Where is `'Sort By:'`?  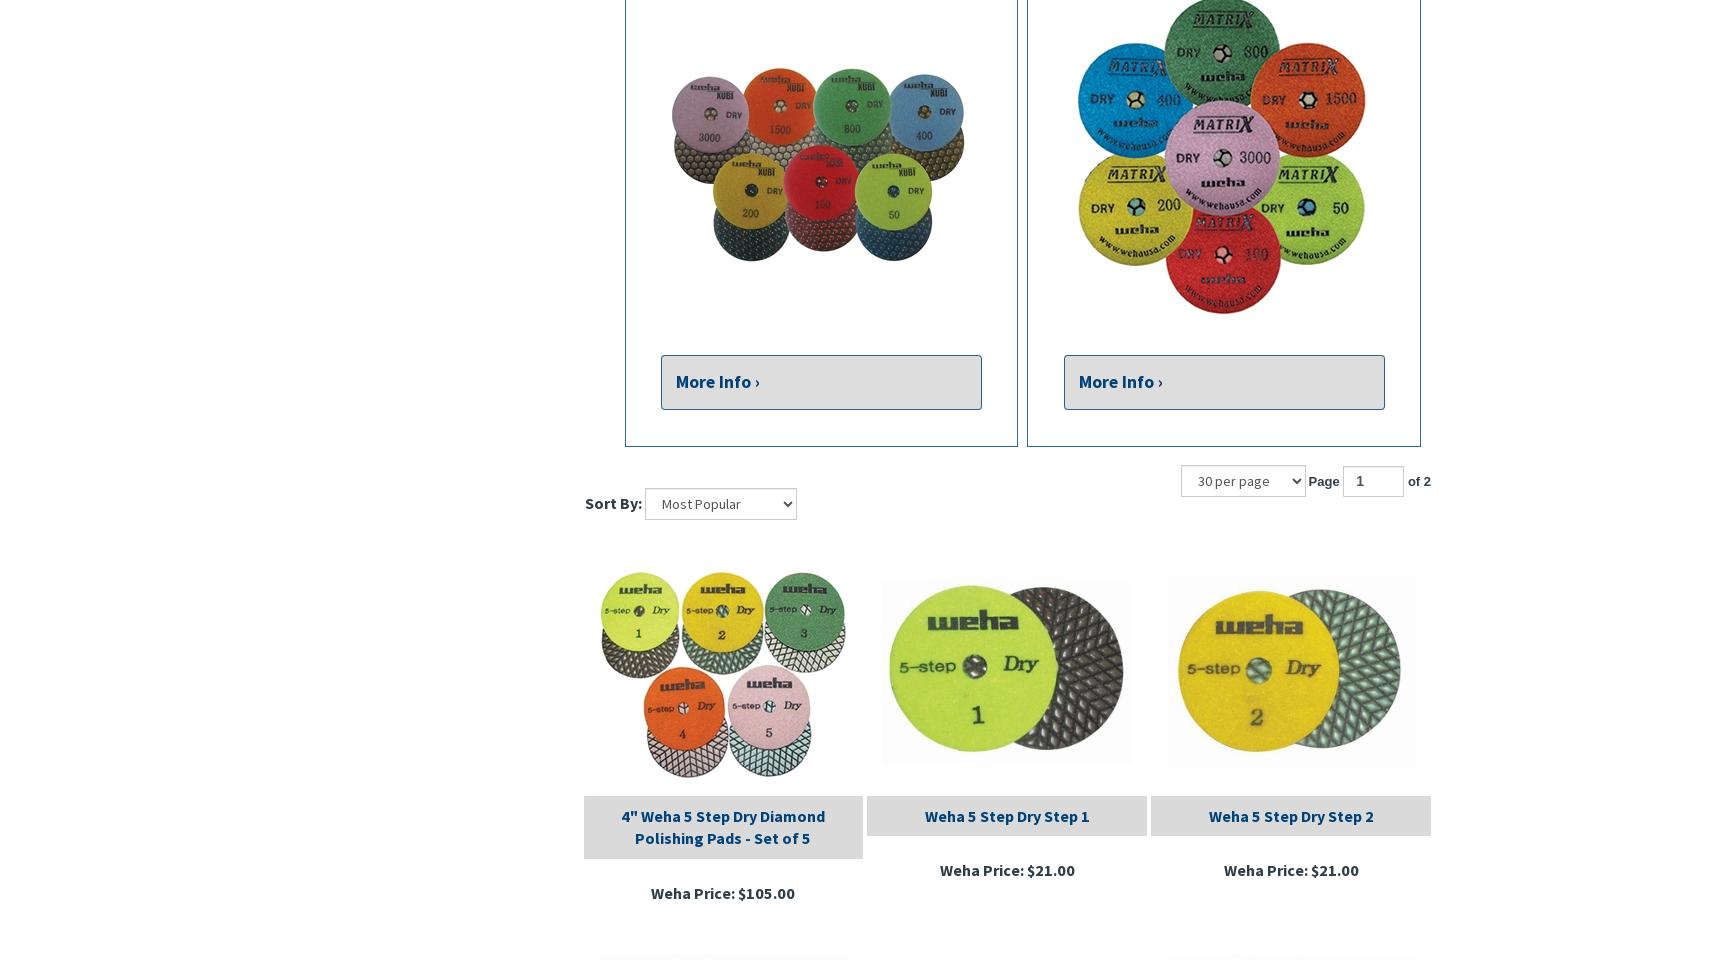
'Sort By:' is located at coordinates (611, 502).